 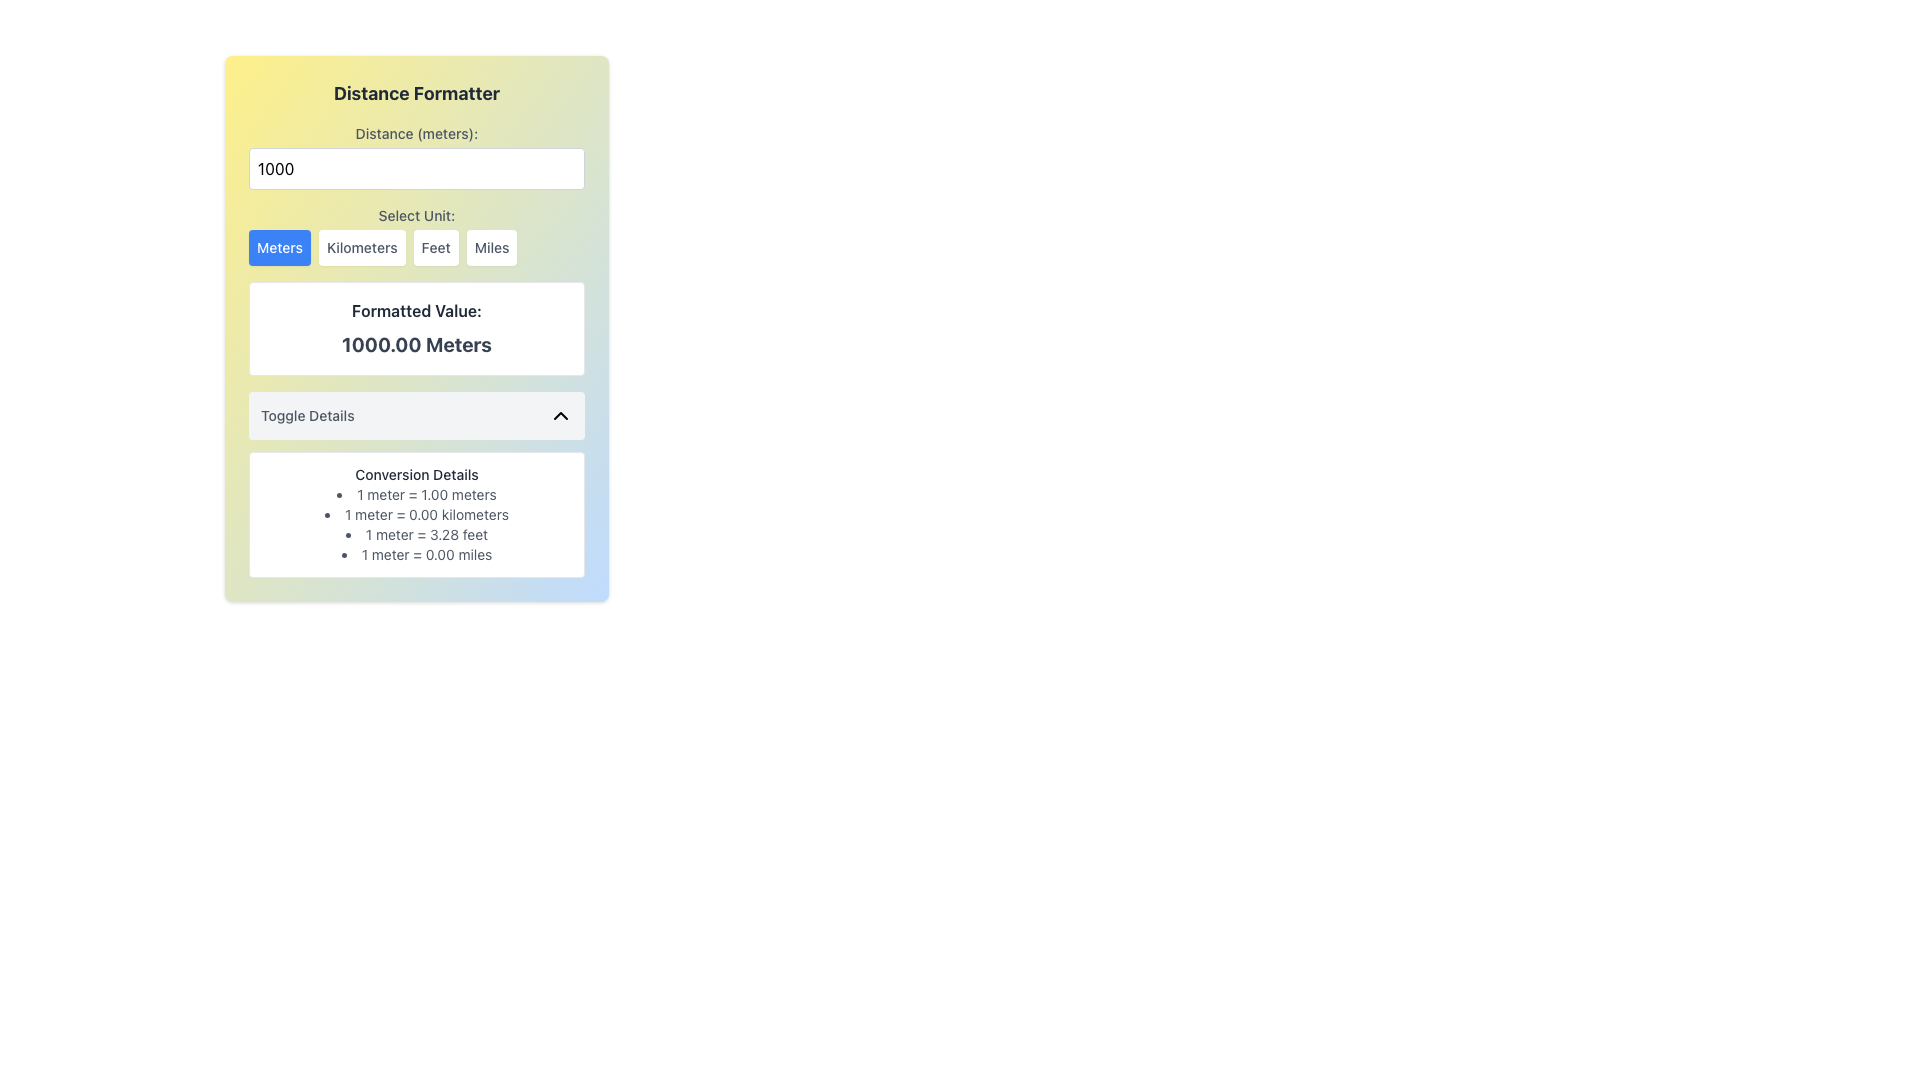 I want to click on the 'Miles' button to trigger a visual shadow effect, indicating it is selected for distance measurement, so click(x=492, y=246).